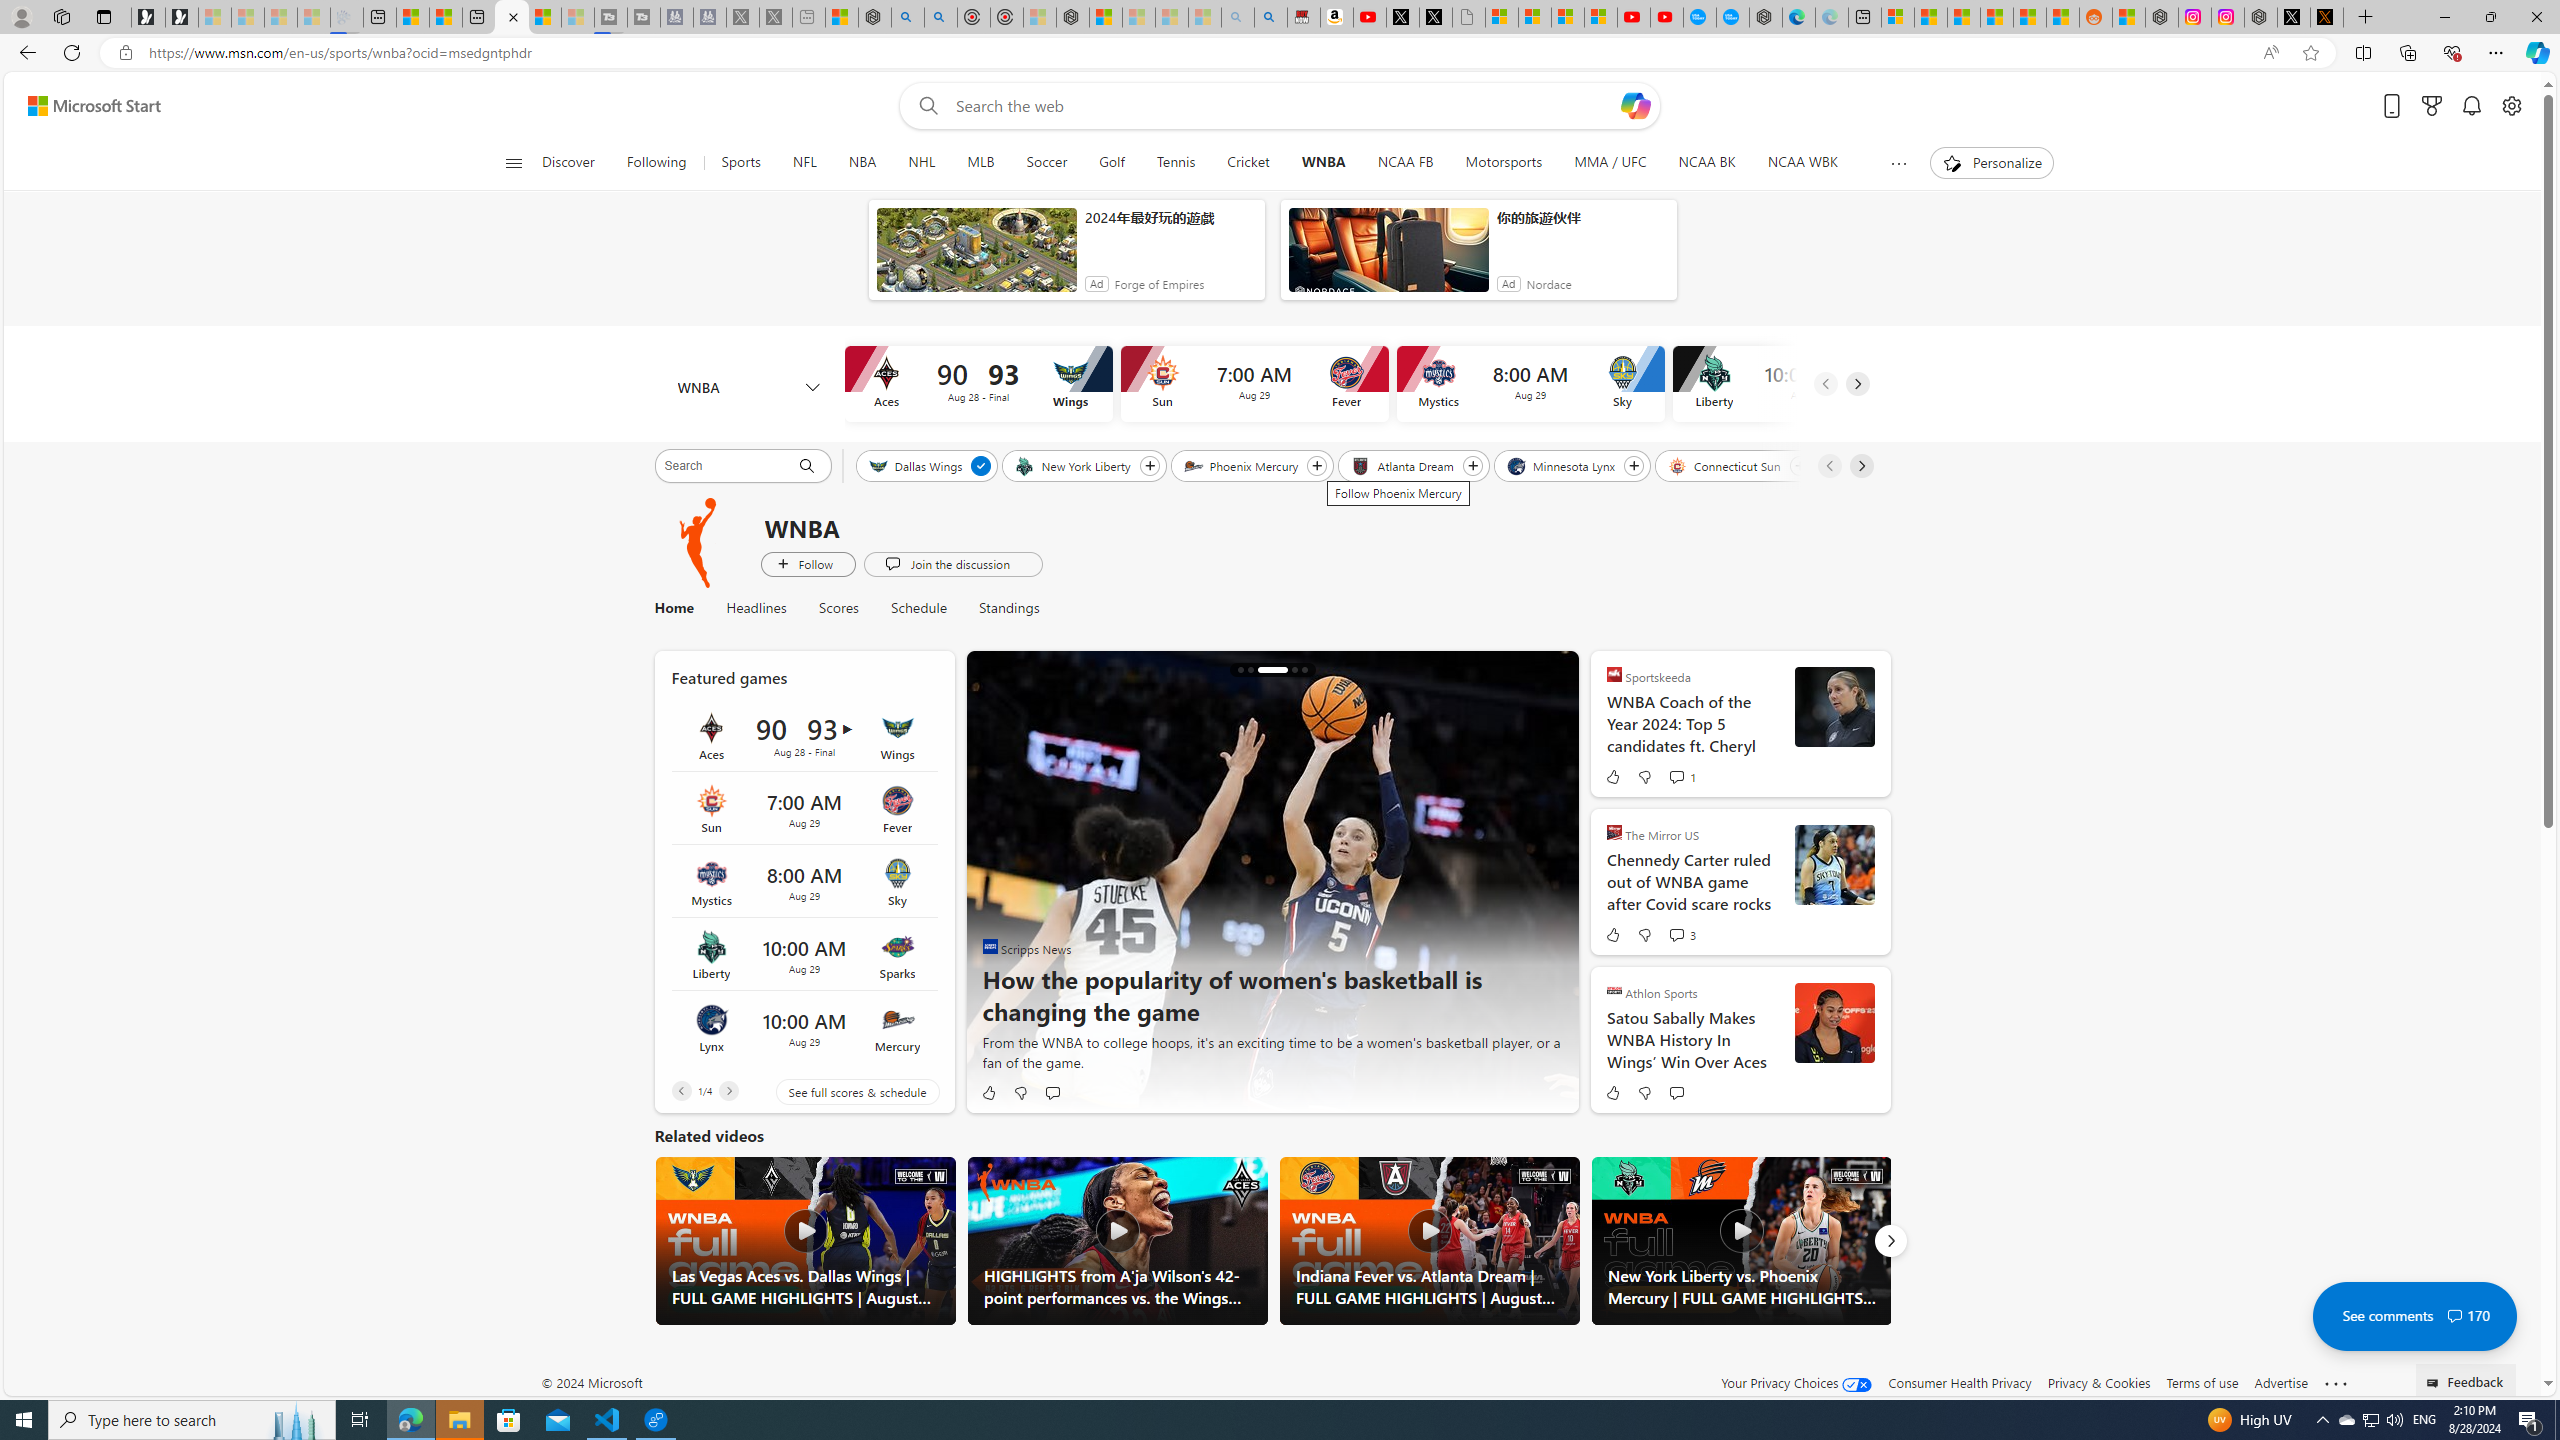 The image size is (2560, 1440). Describe the element at coordinates (2279, 1382) in the screenshot. I see `'Advertise'` at that location.